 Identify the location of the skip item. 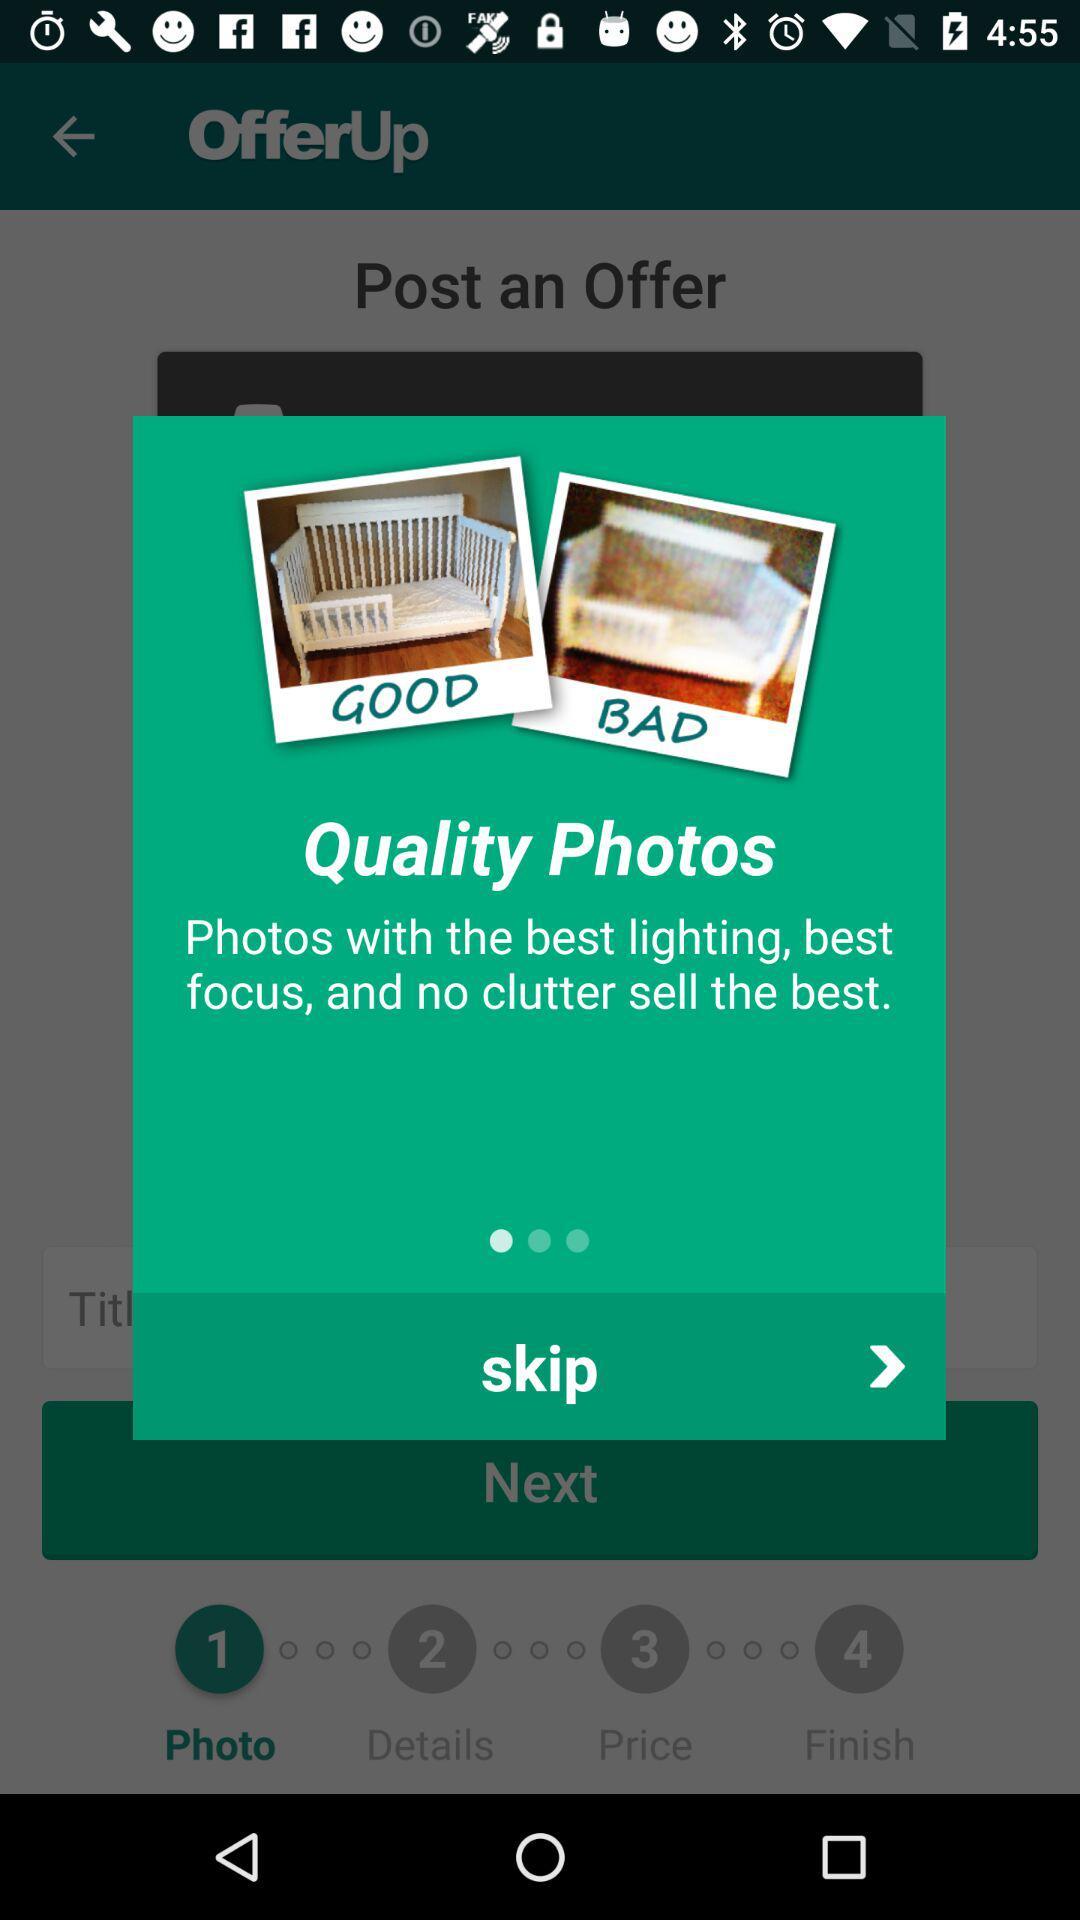
(538, 1365).